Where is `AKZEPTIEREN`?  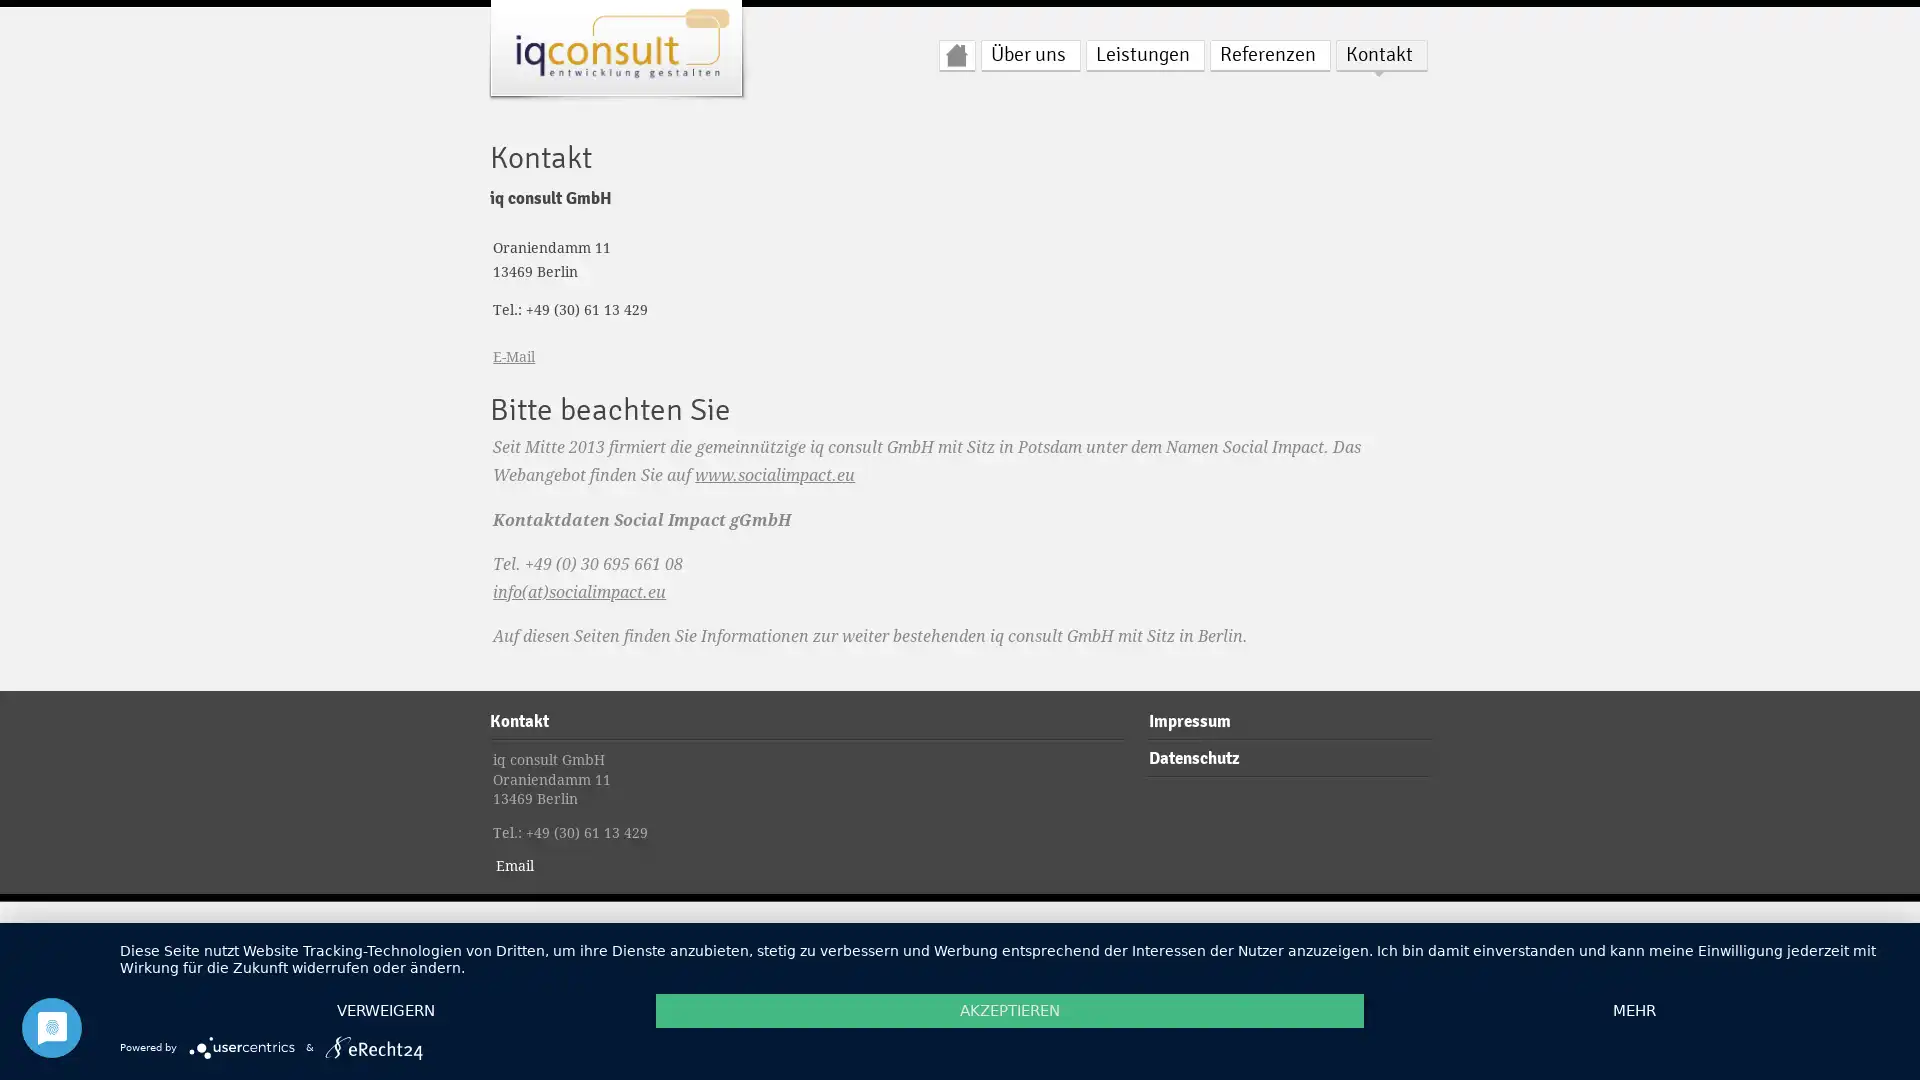 AKZEPTIEREN is located at coordinates (1009, 1010).